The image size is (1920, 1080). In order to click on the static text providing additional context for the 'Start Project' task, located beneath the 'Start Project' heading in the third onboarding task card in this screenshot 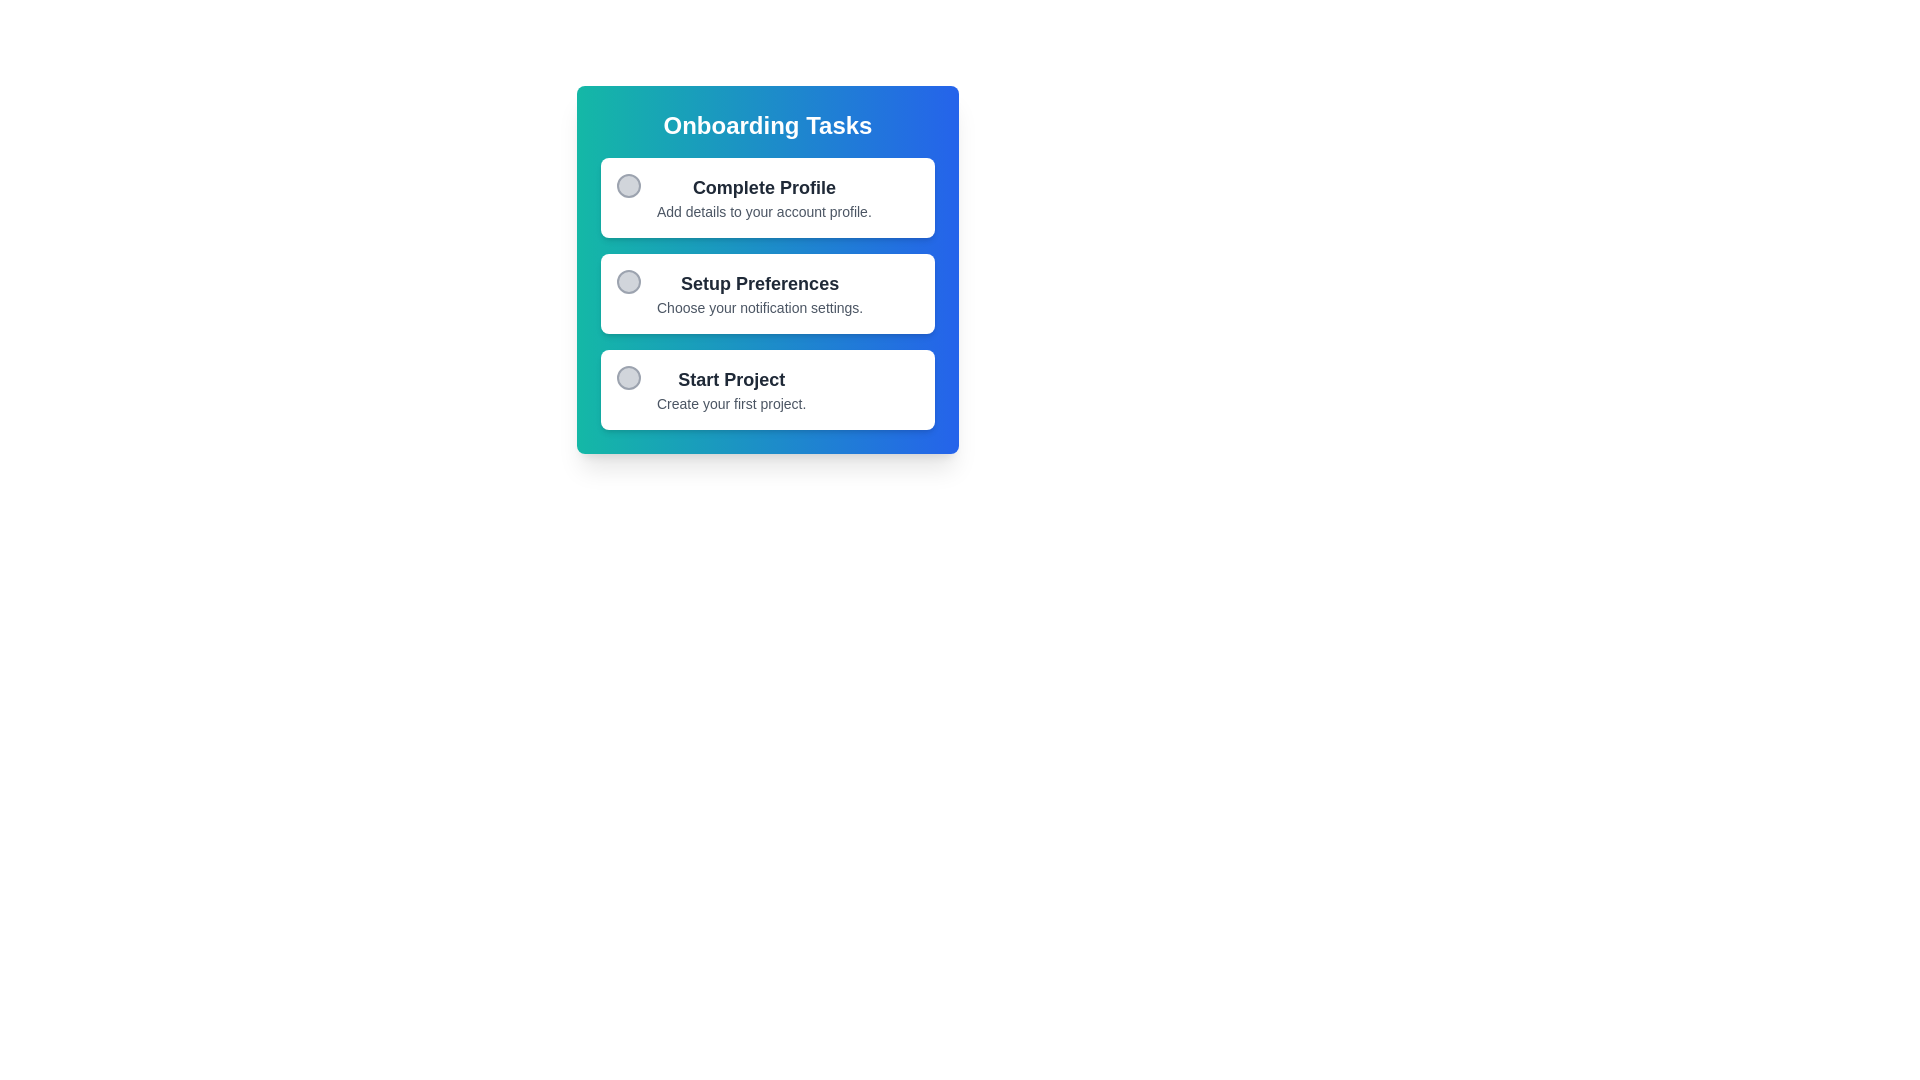, I will do `click(730, 404)`.